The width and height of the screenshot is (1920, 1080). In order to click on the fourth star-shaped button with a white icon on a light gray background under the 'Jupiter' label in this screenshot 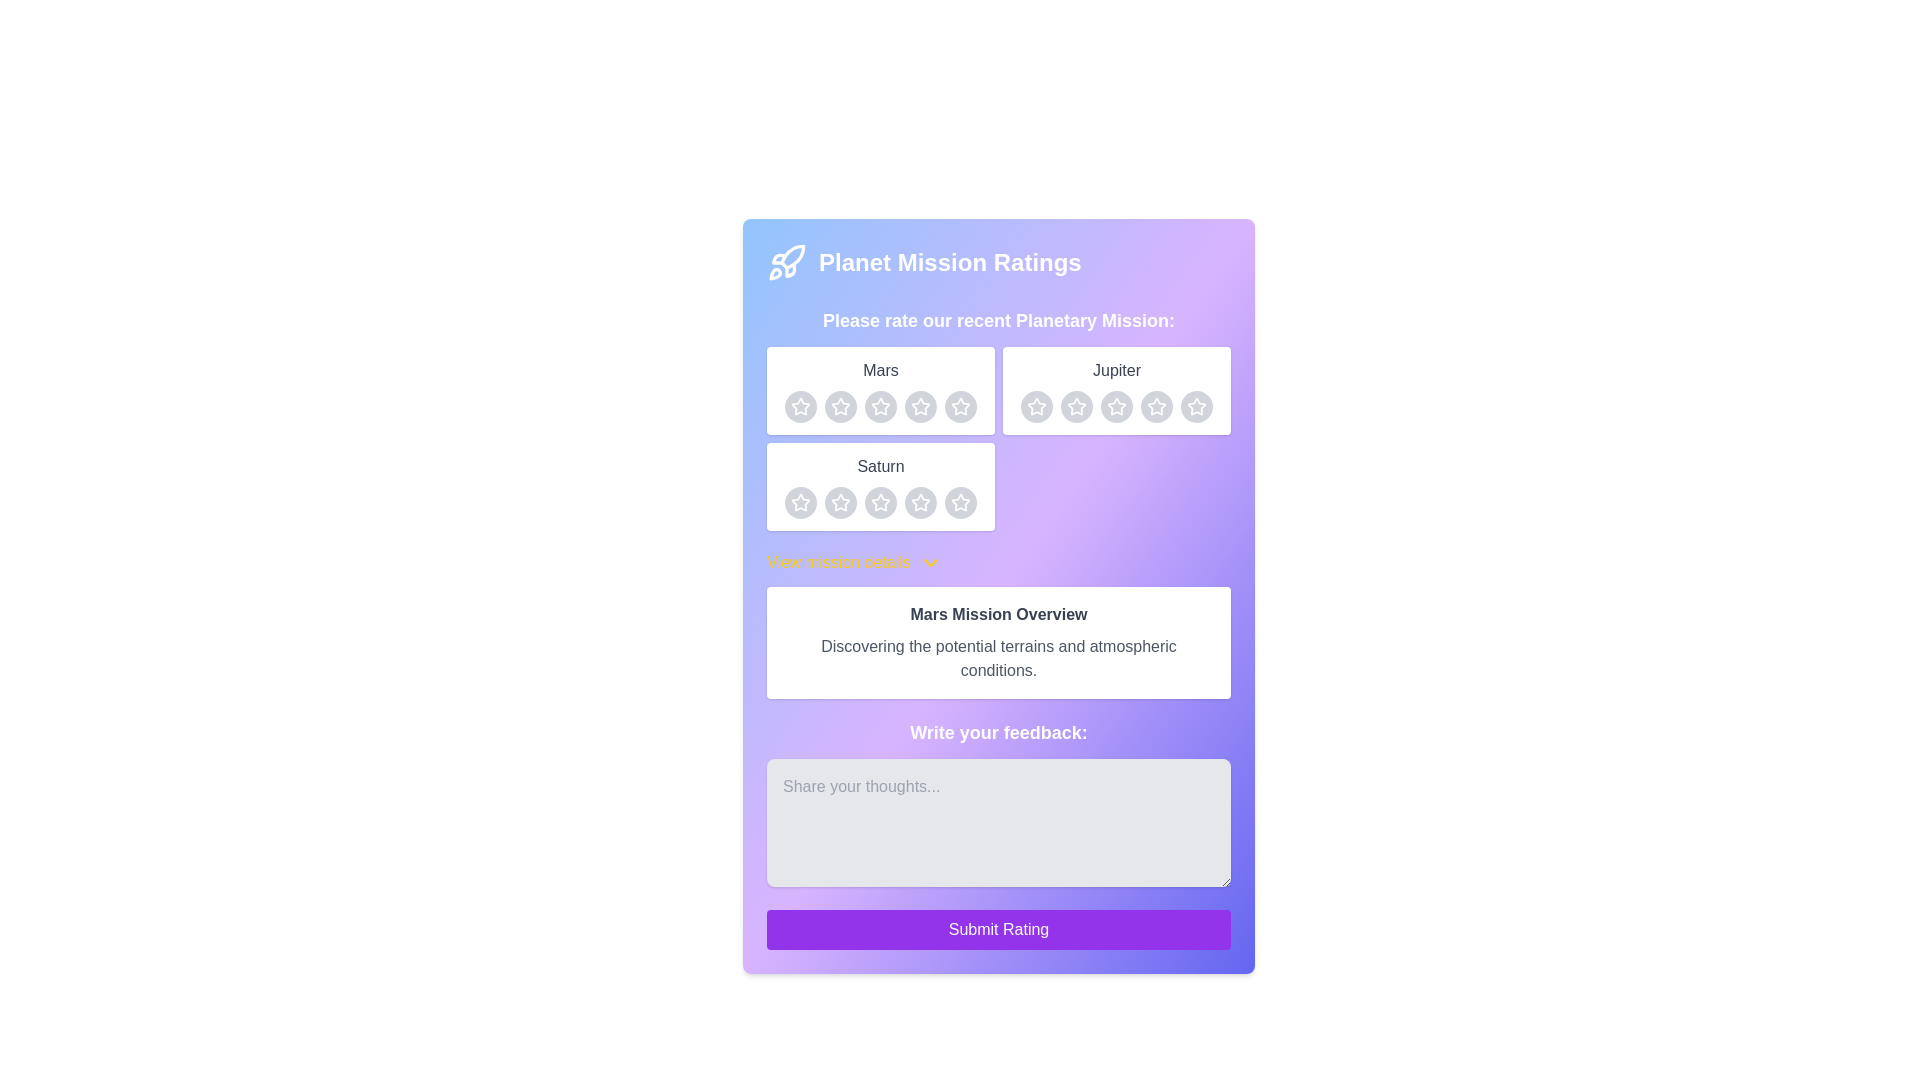, I will do `click(1156, 406)`.